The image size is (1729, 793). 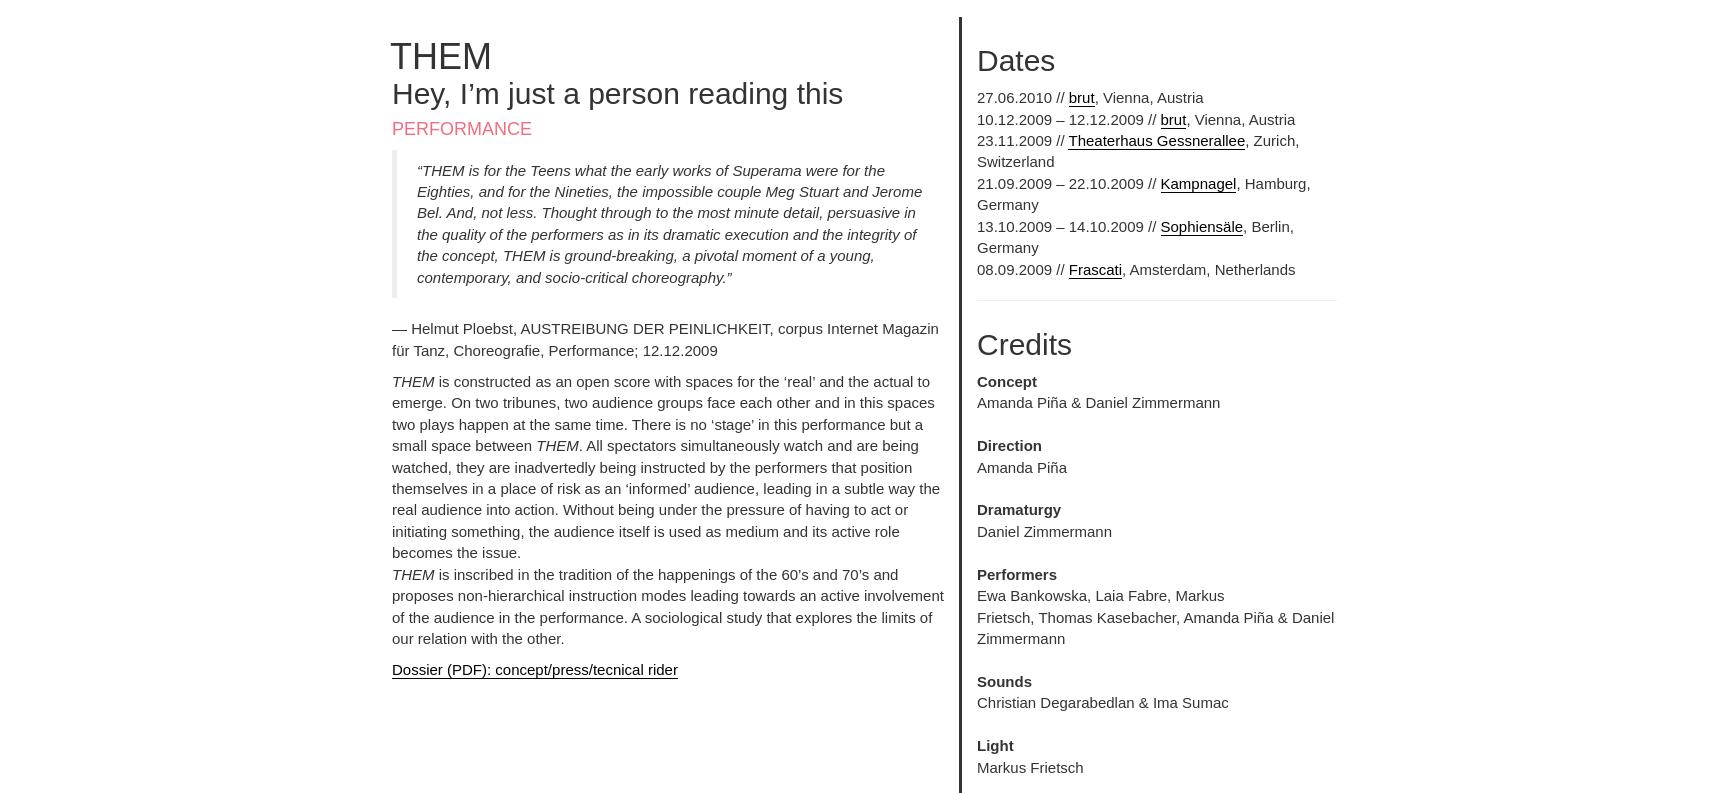 I want to click on 'Frascati', so click(x=1068, y=267).